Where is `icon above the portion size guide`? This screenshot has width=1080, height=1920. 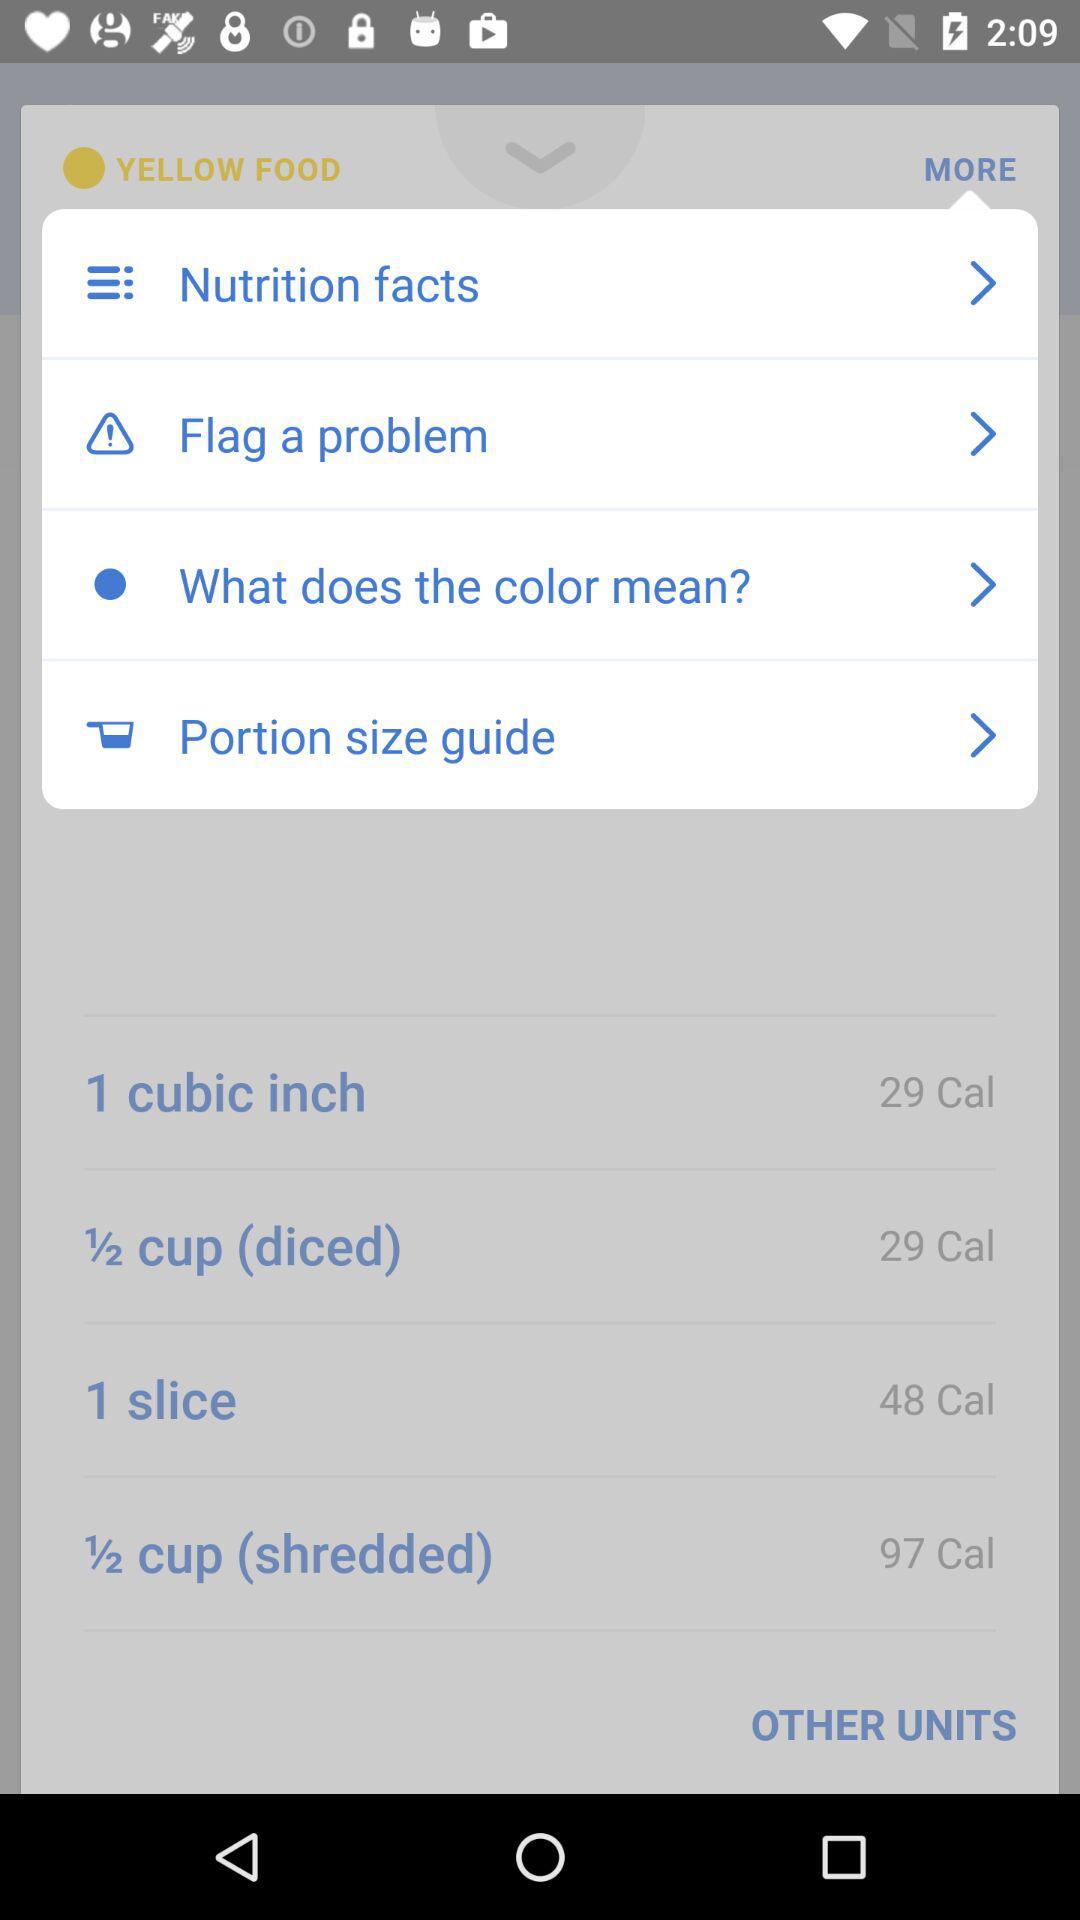 icon above the portion size guide is located at coordinates (553, 583).